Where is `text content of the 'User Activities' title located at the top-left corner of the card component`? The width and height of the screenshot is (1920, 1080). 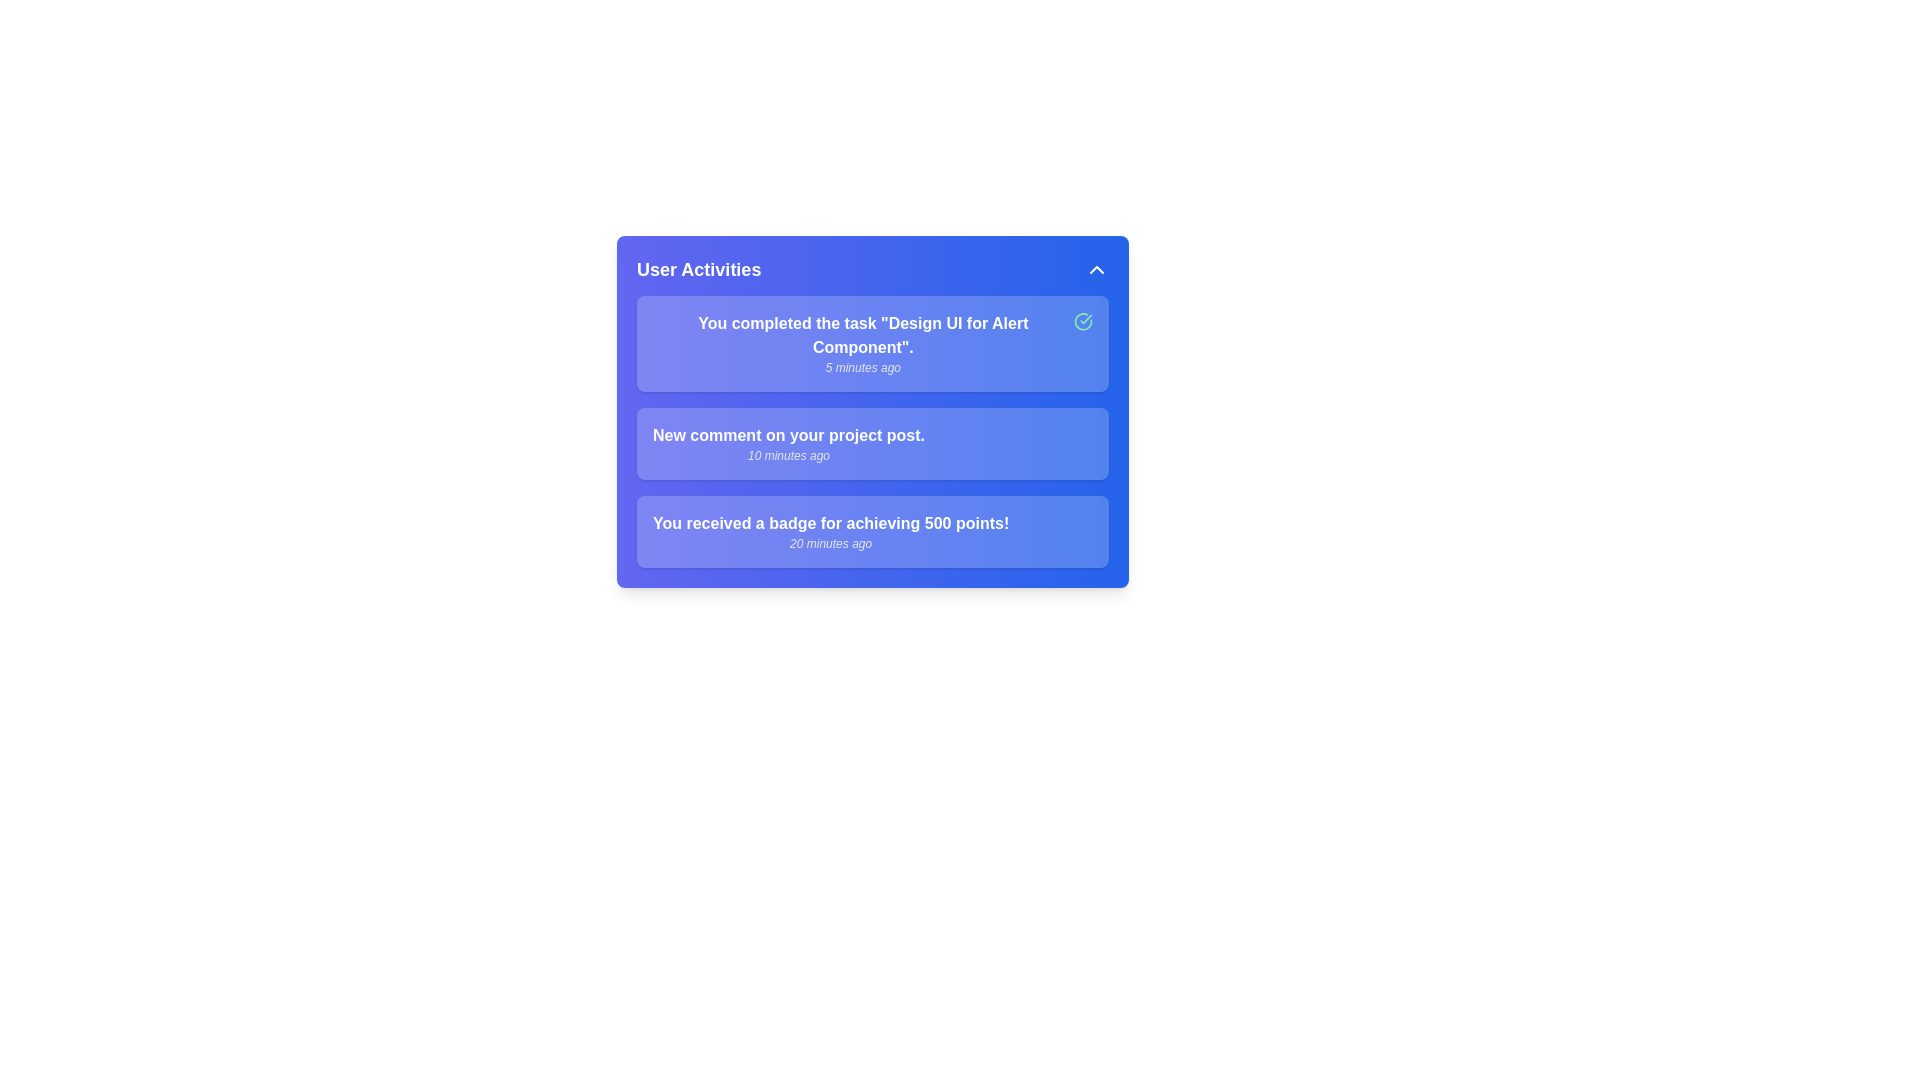
text content of the 'User Activities' title located at the top-left corner of the card component is located at coordinates (699, 270).